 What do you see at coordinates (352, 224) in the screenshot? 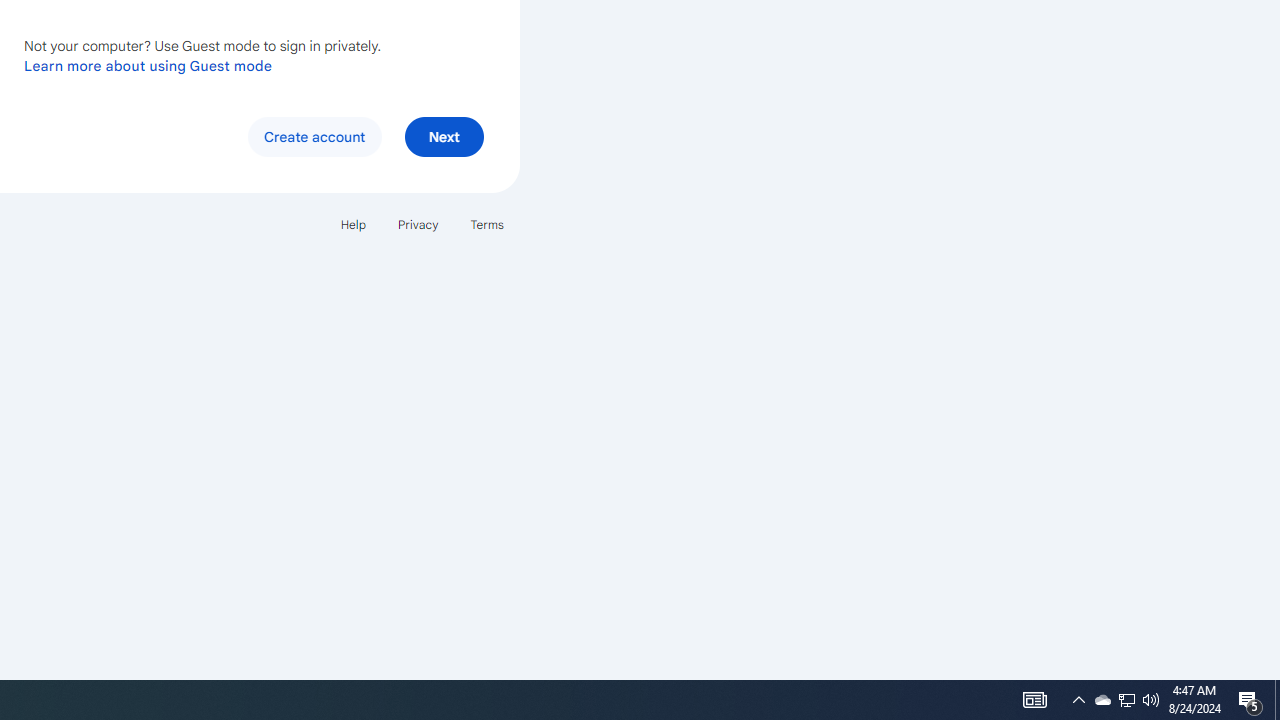
I see `'Help'` at bounding box center [352, 224].